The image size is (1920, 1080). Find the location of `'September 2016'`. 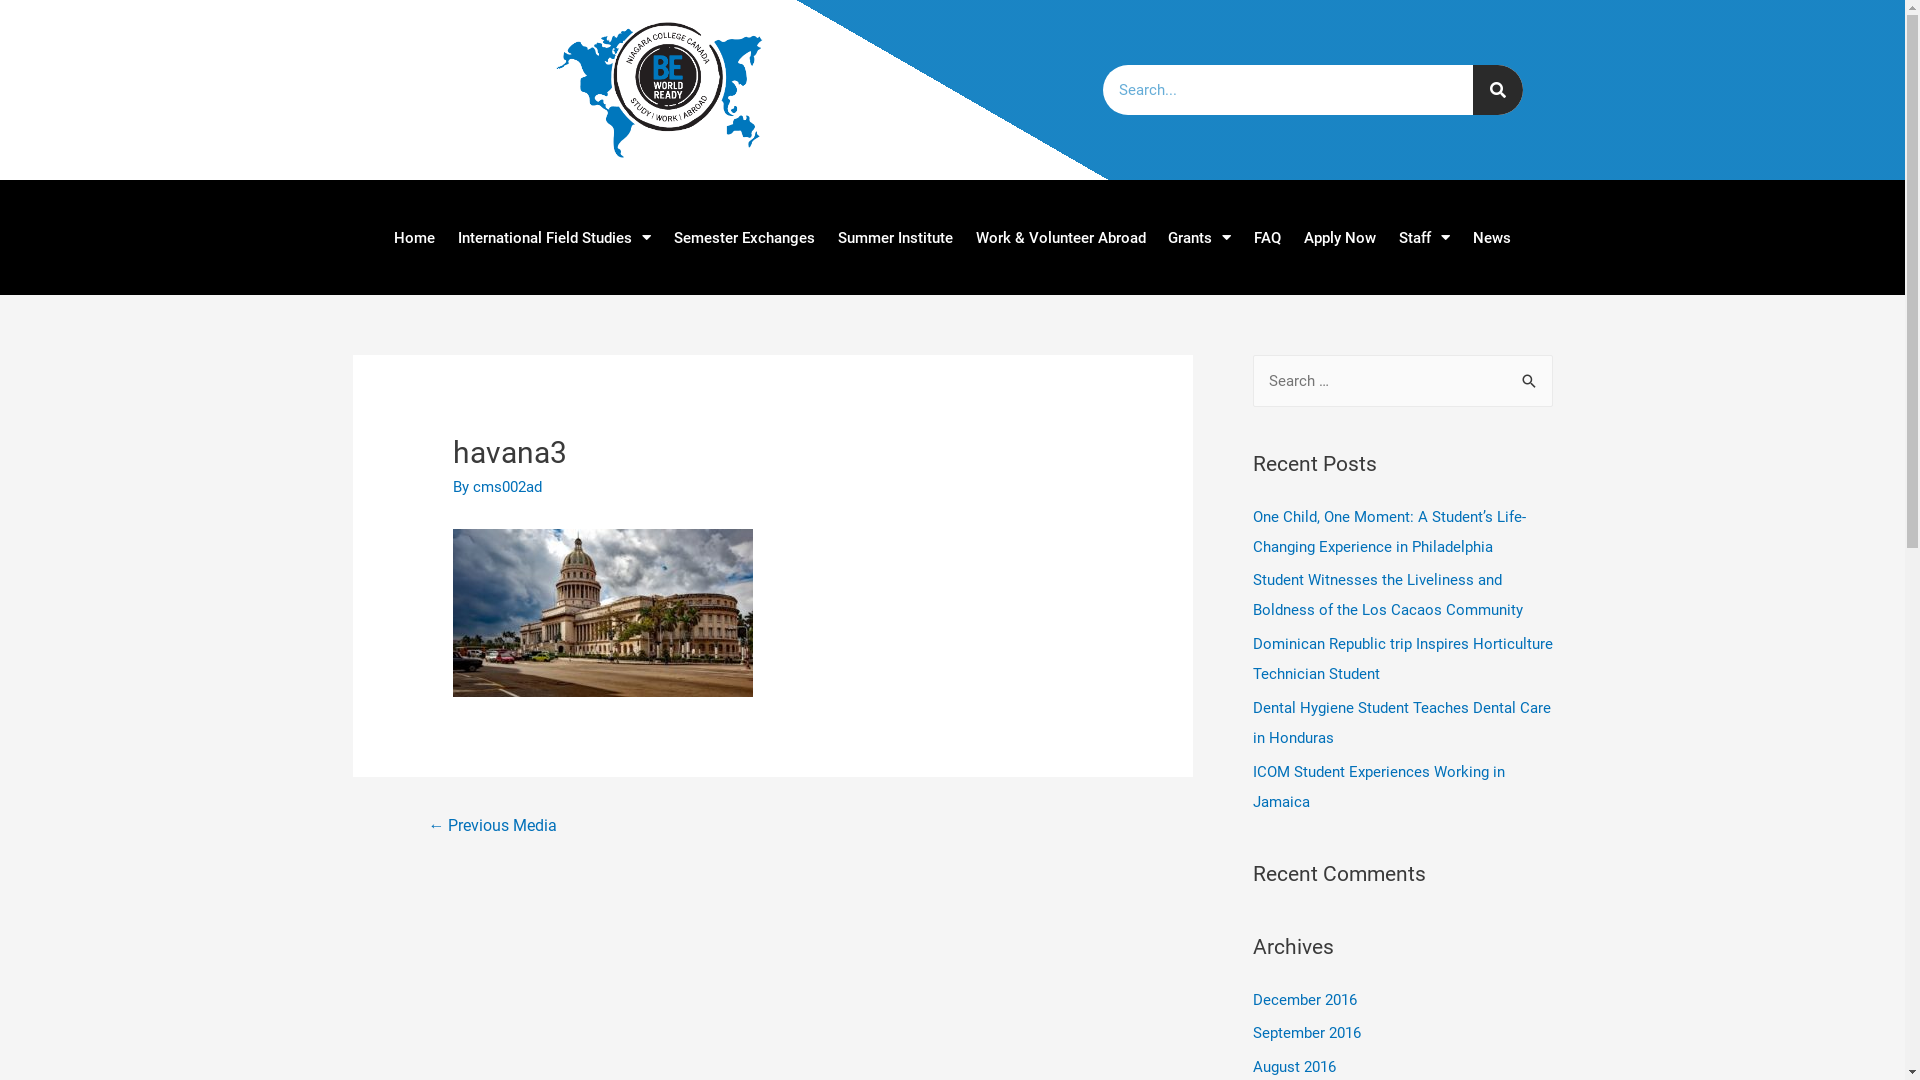

'September 2016' is located at coordinates (1305, 1033).